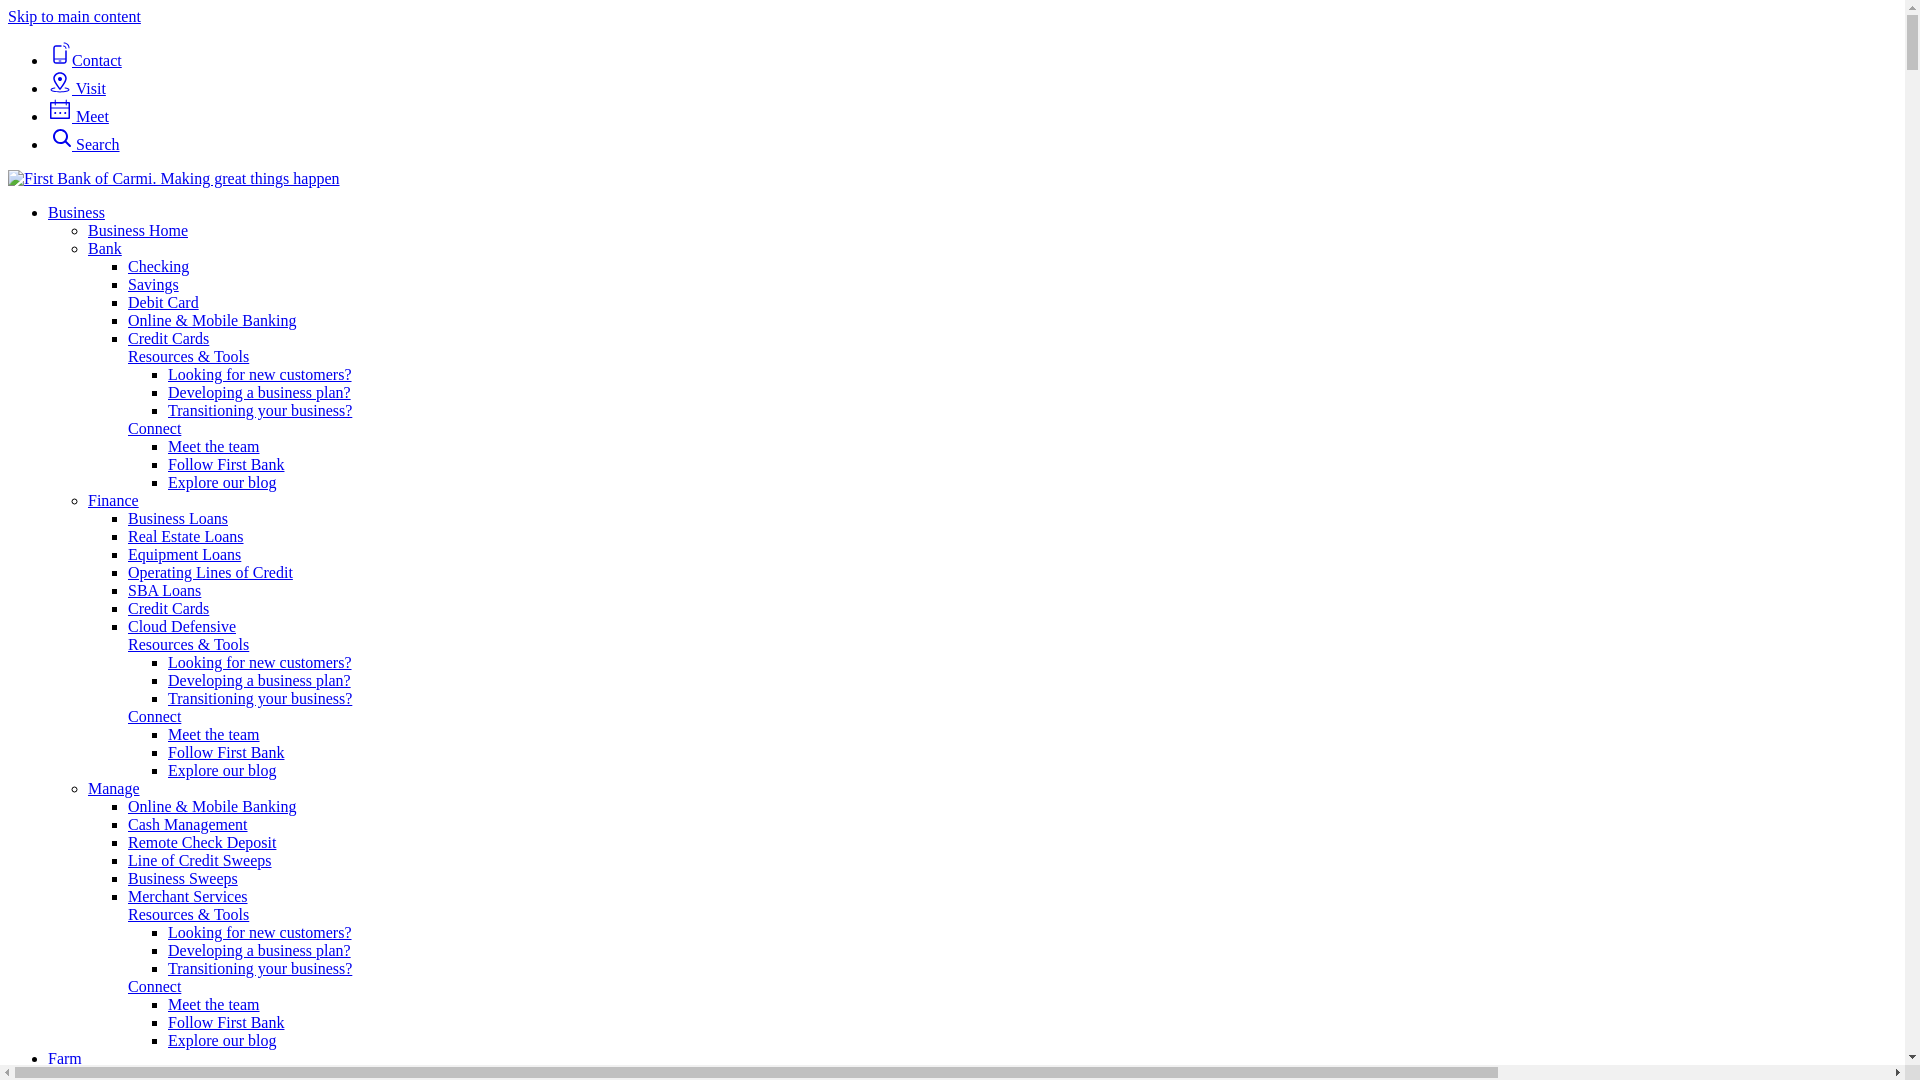 The height and width of the screenshot is (1080, 1920). Describe the element at coordinates (168, 752) in the screenshot. I see `'Follow First Bank'` at that location.